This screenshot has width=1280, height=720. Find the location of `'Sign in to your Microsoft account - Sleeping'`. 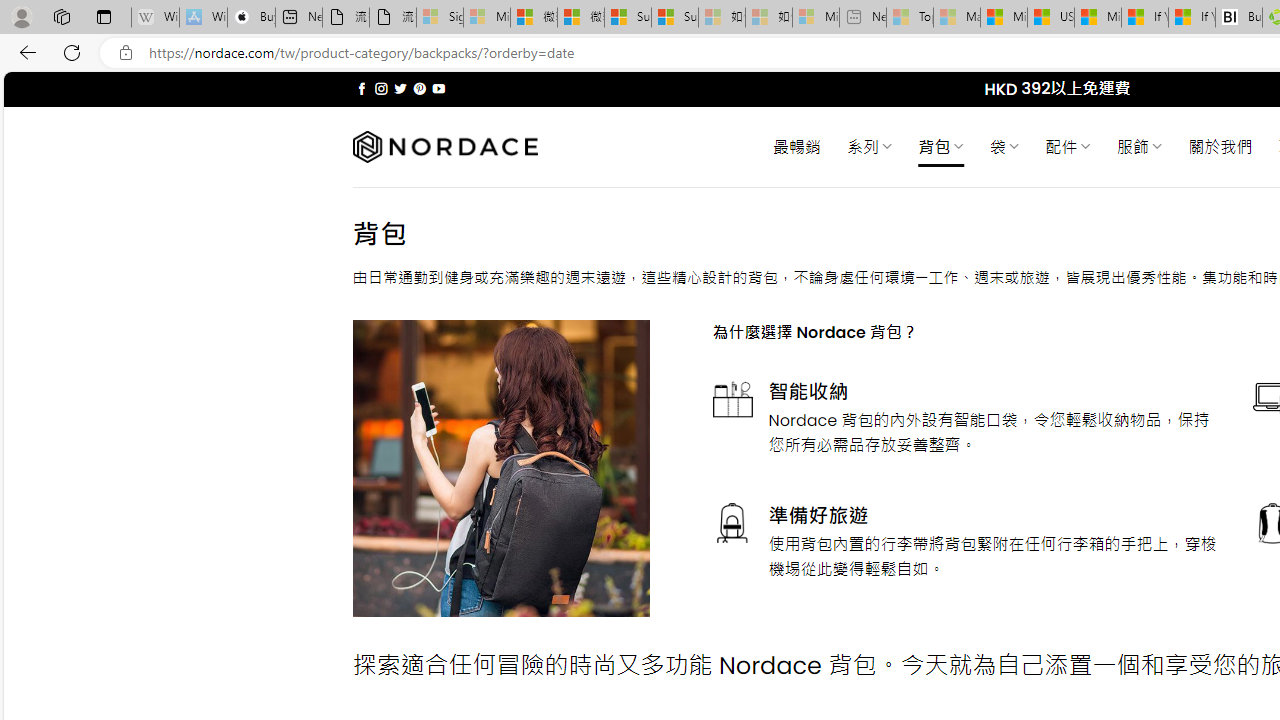

'Sign in to your Microsoft account - Sleeping' is located at coordinates (439, 17).